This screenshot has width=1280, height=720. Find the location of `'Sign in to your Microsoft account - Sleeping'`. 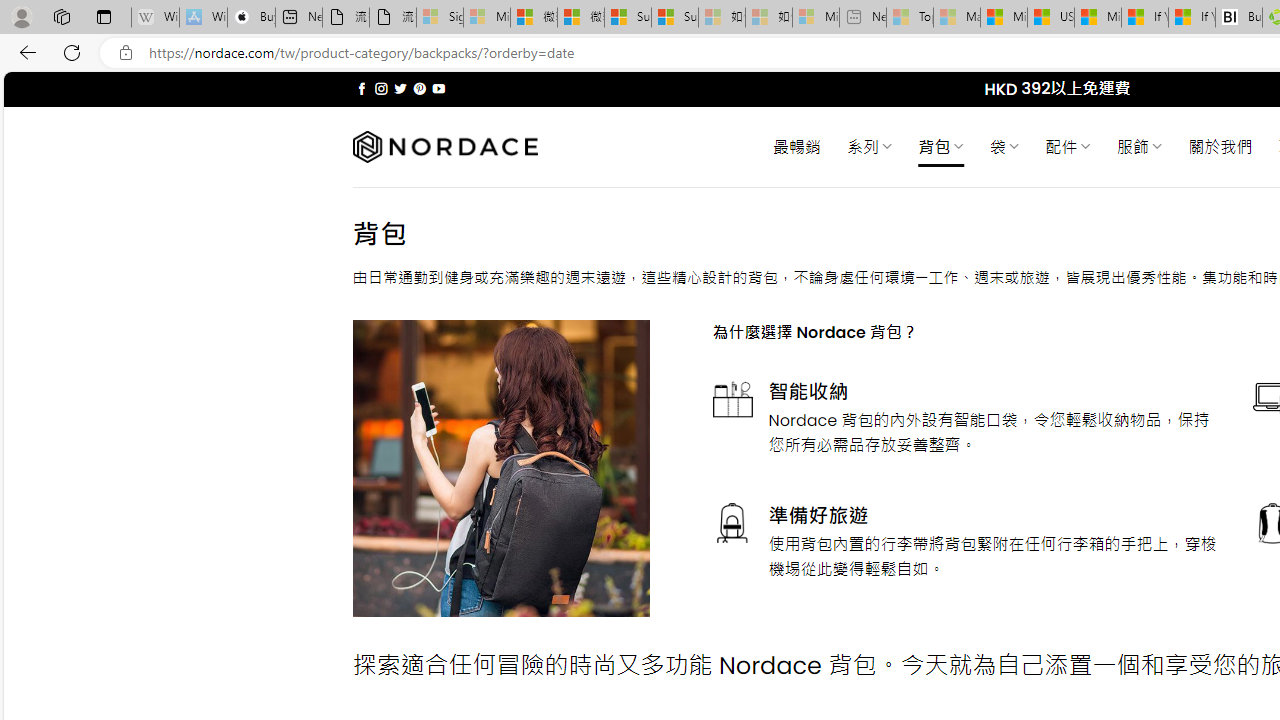

'Sign in to your Microsoft account - Sleeping' is located at coordinates (439, 17).